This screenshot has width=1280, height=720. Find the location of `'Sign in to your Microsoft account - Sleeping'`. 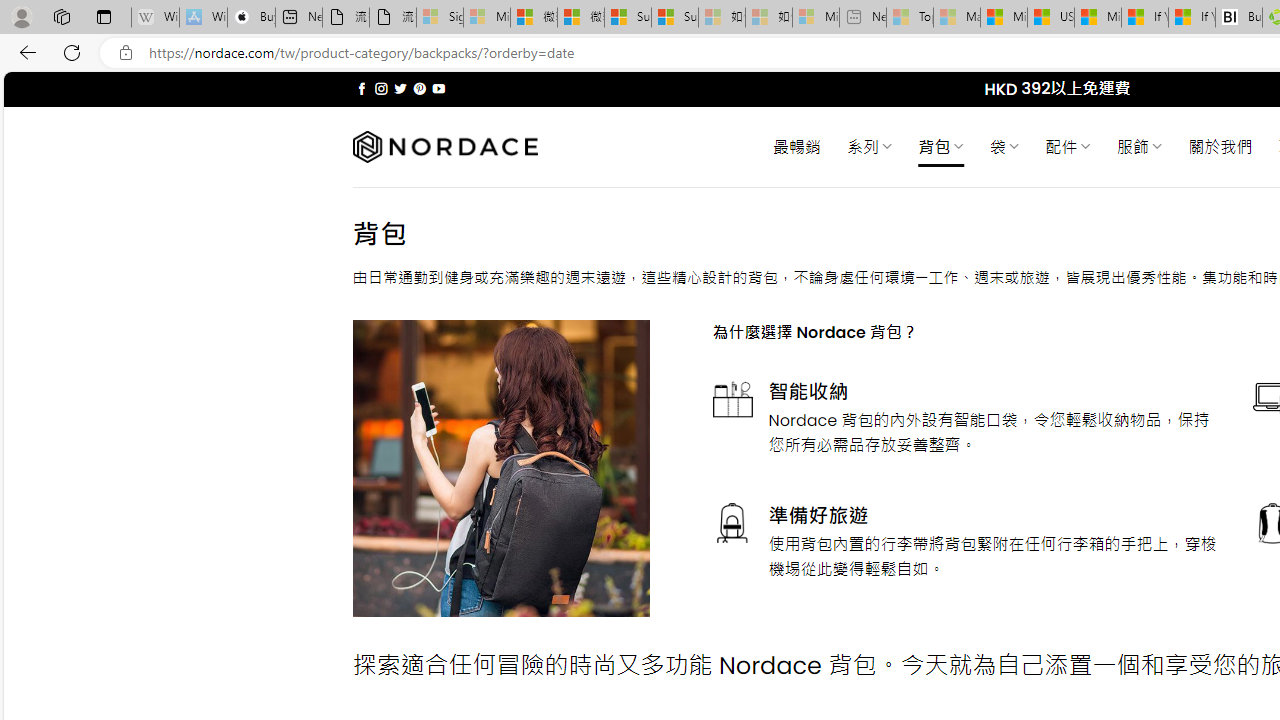

'Sign in to your Microsoft account - Sleeping' is located at coordinates (439, 17).